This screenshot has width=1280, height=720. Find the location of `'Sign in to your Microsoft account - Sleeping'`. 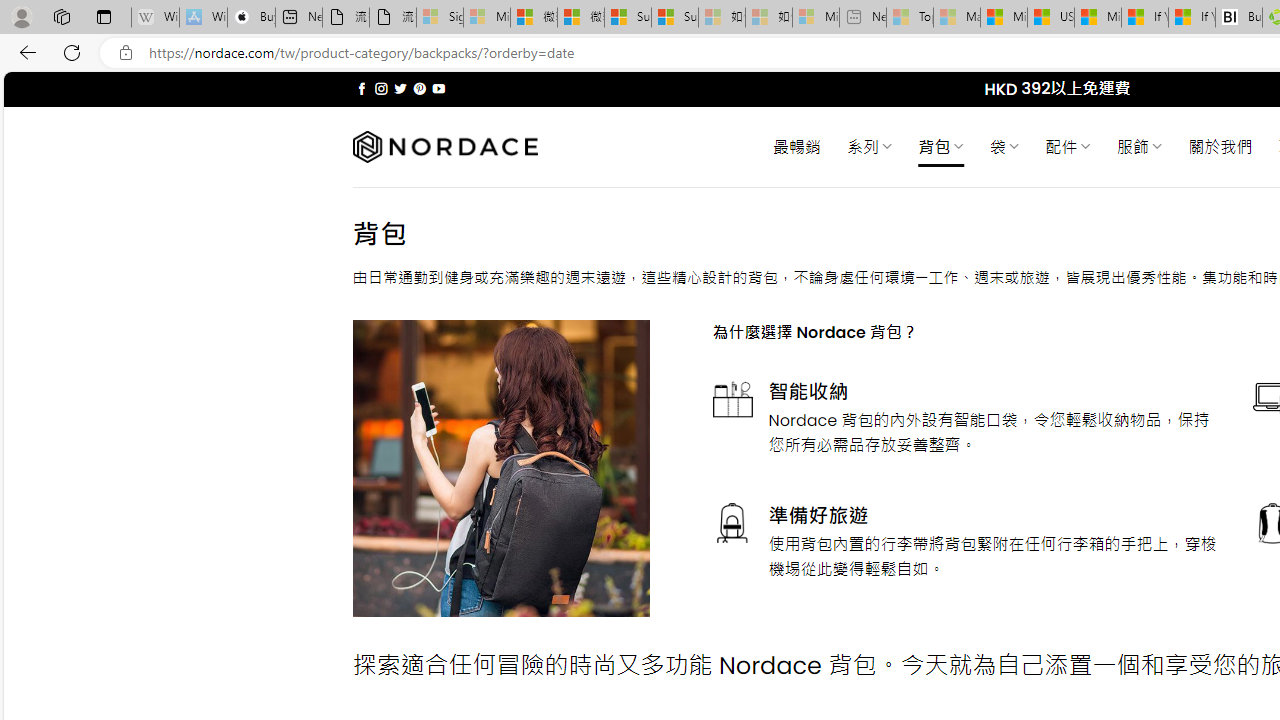

'Sign in to your Microsoft account - Sleeping' is located at coordinates (439, 17).